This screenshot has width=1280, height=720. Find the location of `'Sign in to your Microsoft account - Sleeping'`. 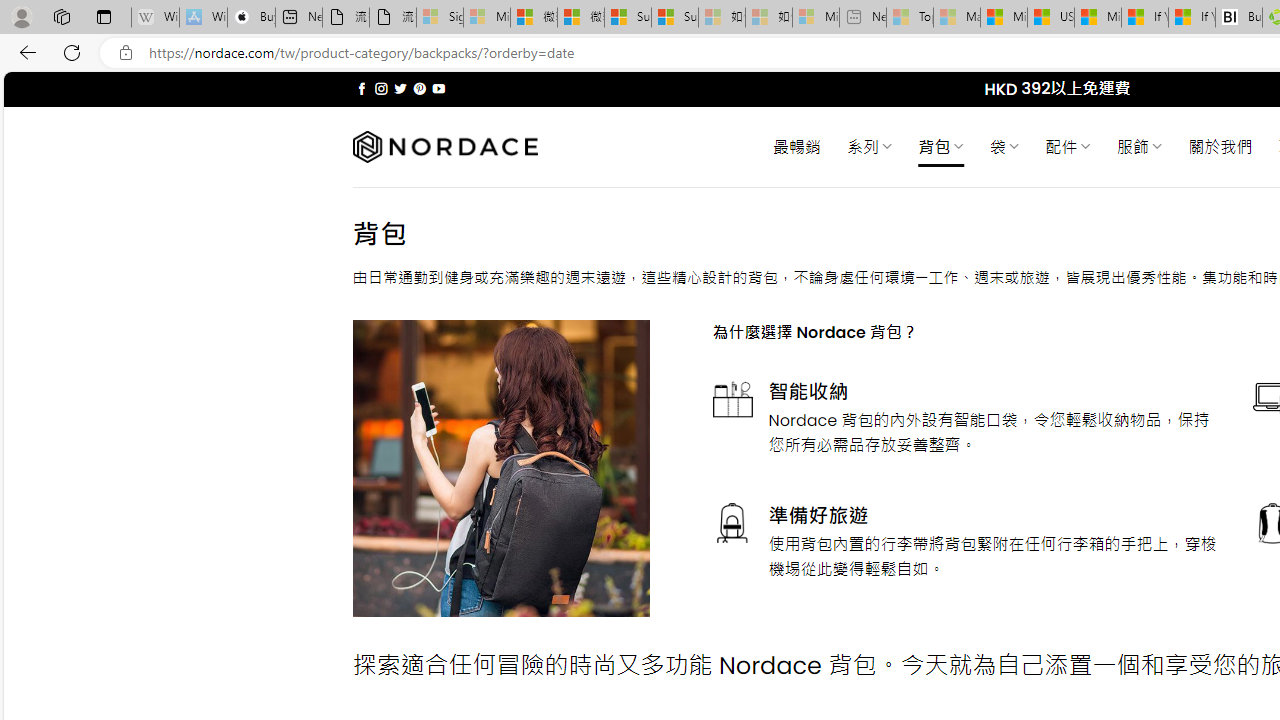

'Sign in to your Microsoft account - Sleeping' is located at coordinates (439, 17).